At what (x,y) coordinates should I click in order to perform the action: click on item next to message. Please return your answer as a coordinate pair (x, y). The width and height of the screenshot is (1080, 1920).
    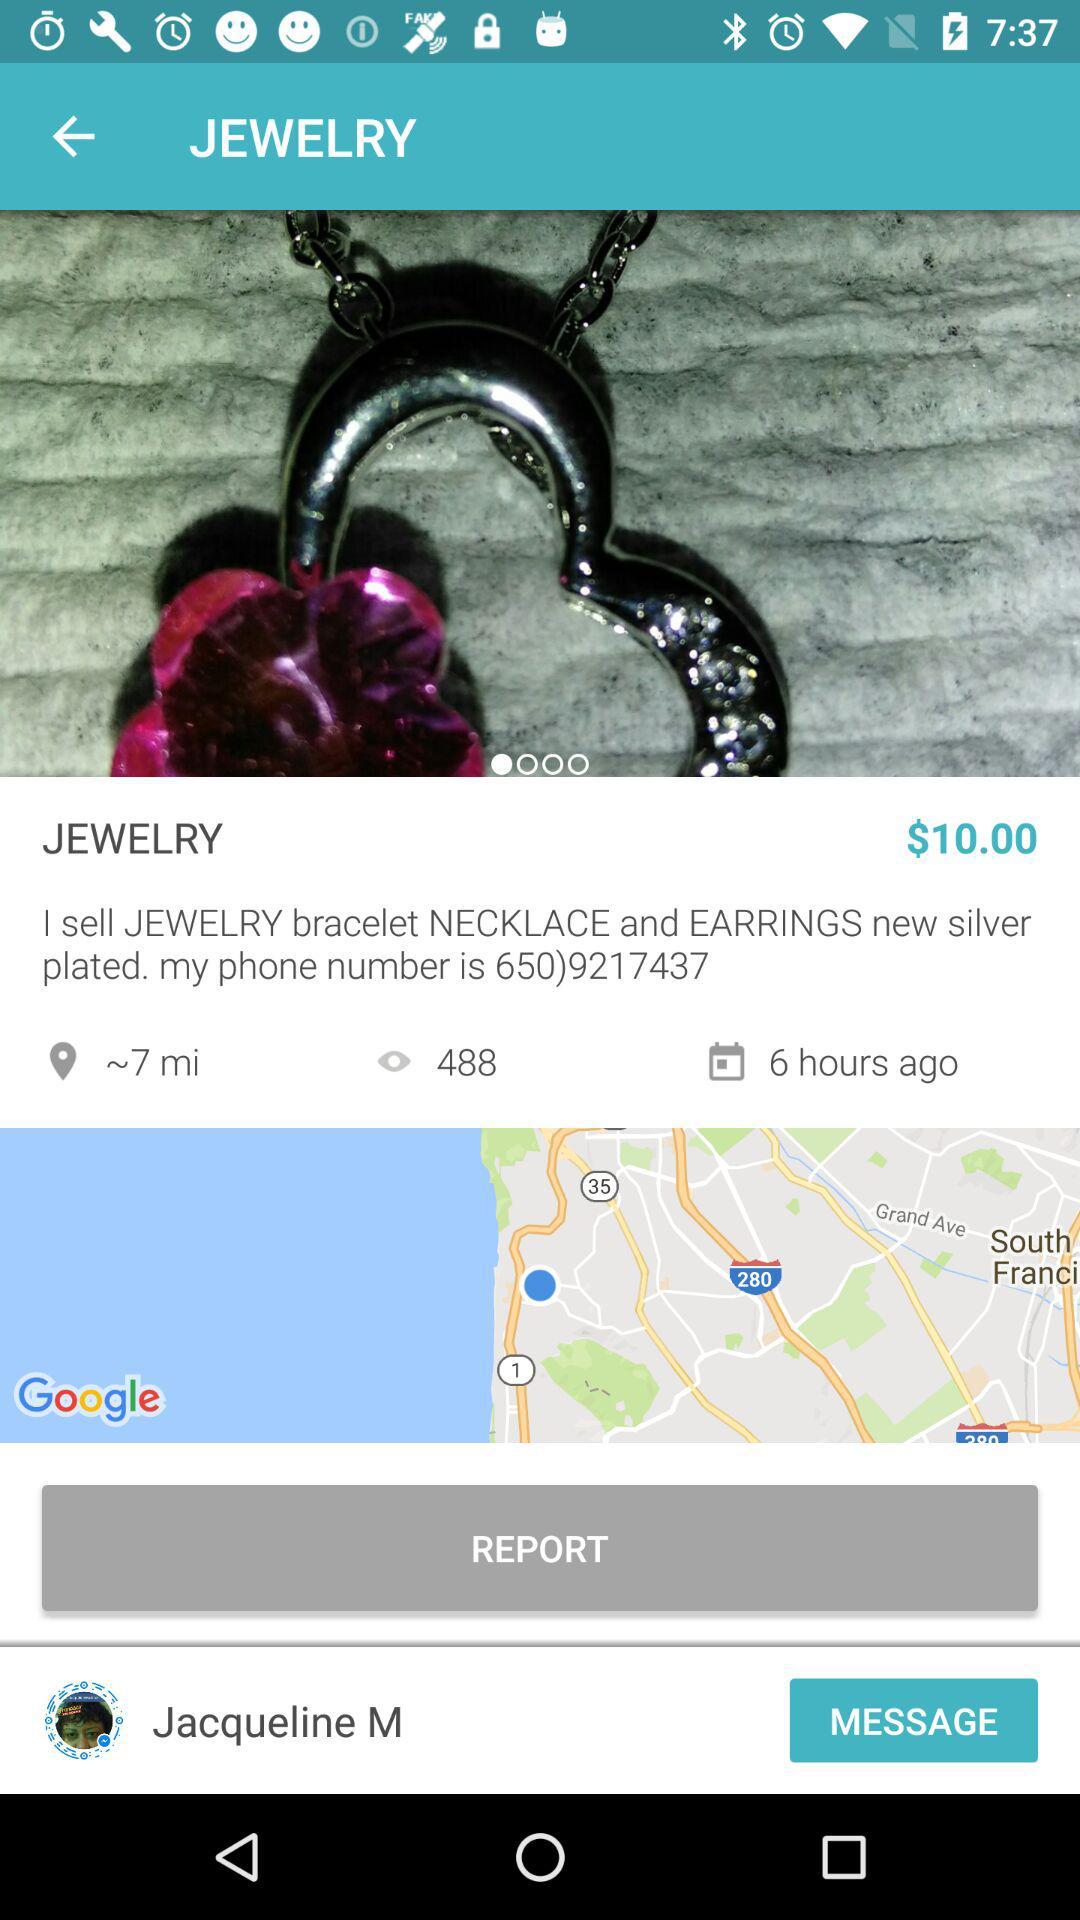
    Looking at the image, I should click on (464, 1719).